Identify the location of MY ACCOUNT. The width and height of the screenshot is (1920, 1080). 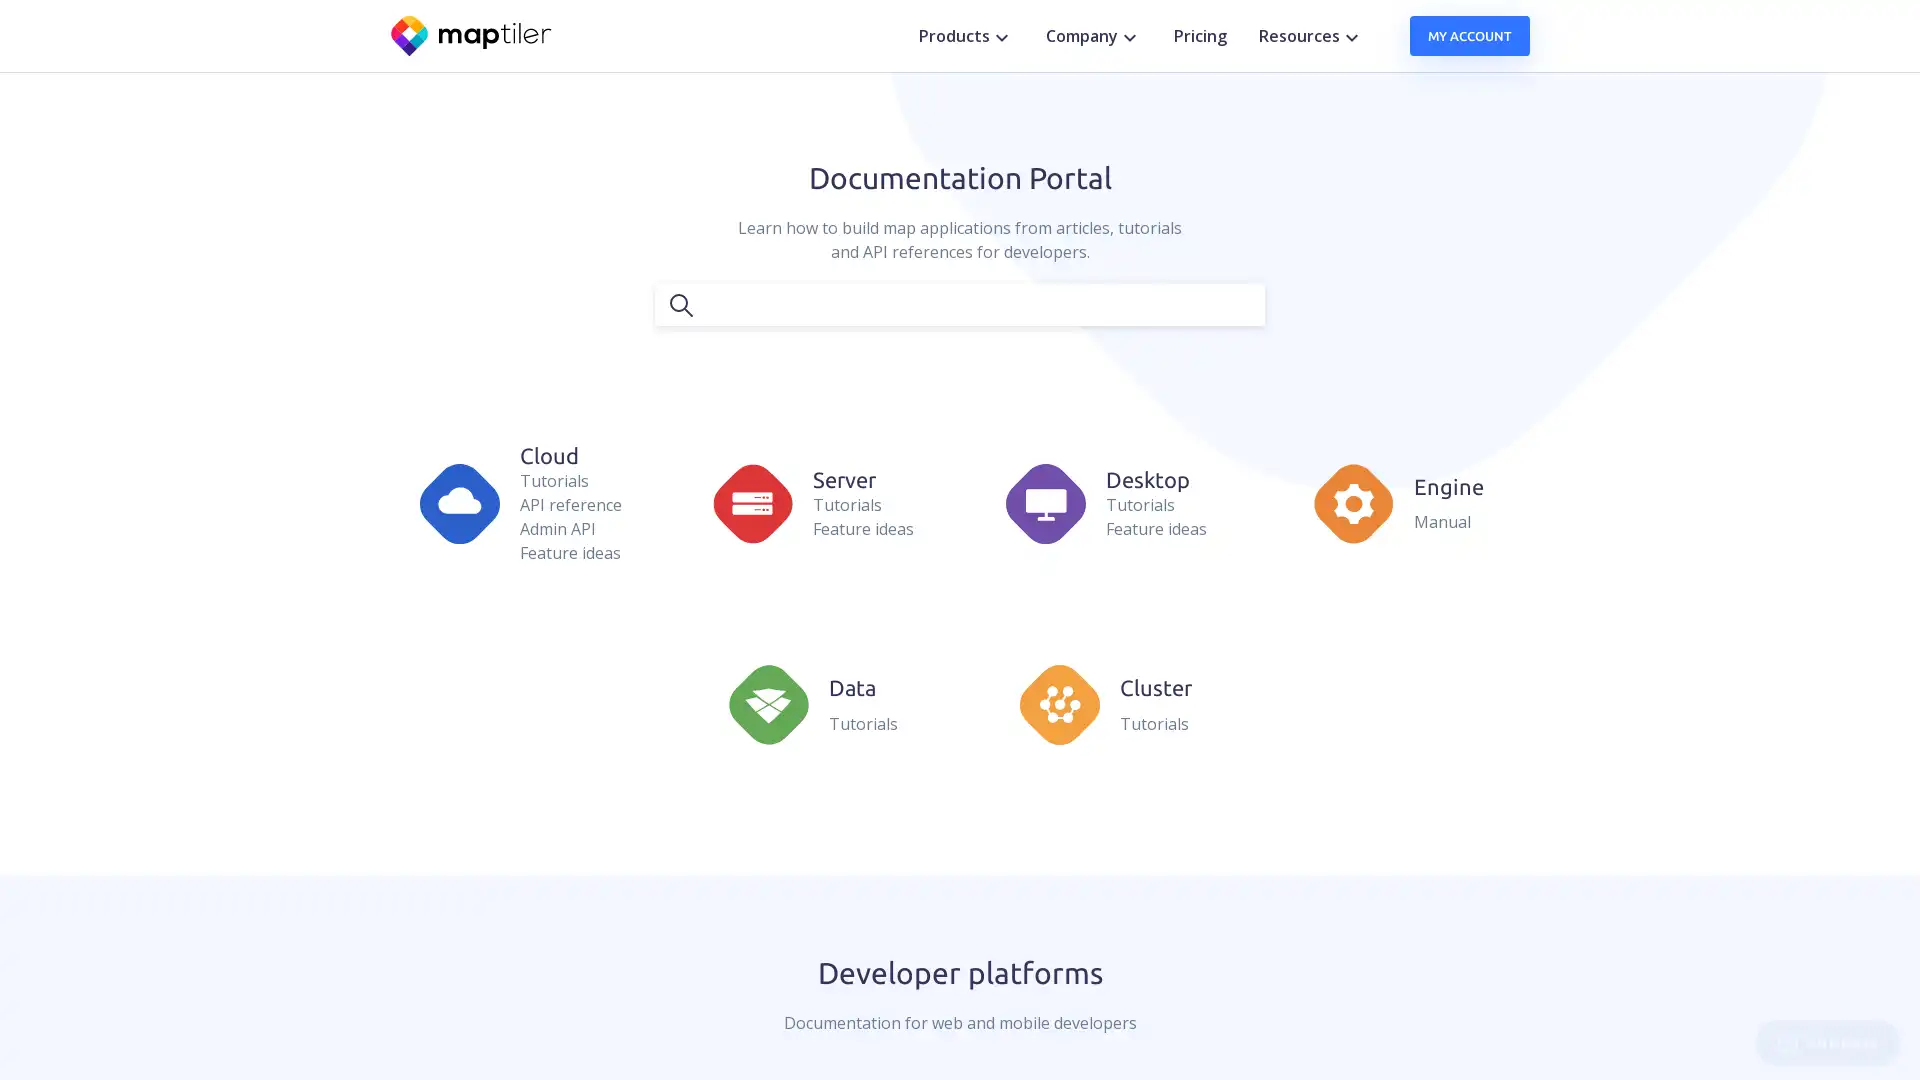
(1469, 35).